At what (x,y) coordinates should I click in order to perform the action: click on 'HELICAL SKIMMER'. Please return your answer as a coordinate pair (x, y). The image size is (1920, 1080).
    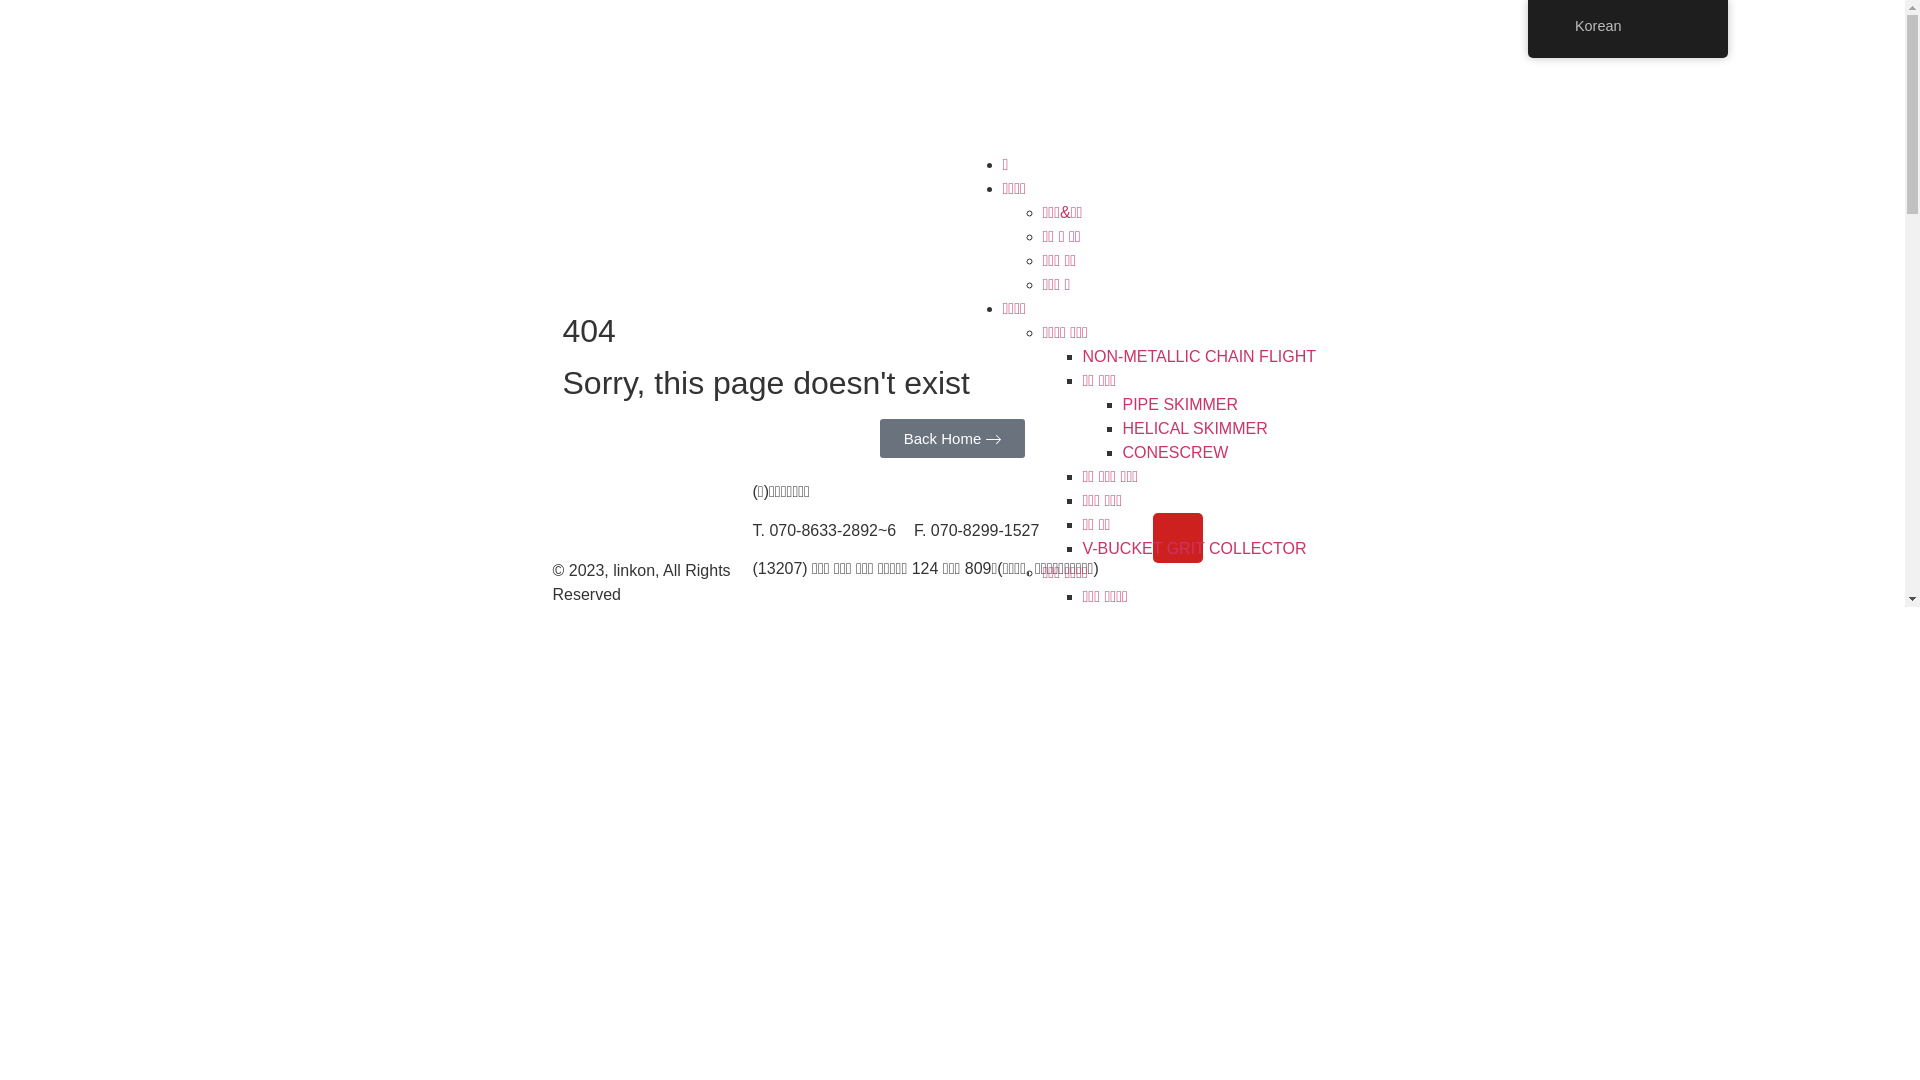
    Looking at the image, I should click on (1194, 427).